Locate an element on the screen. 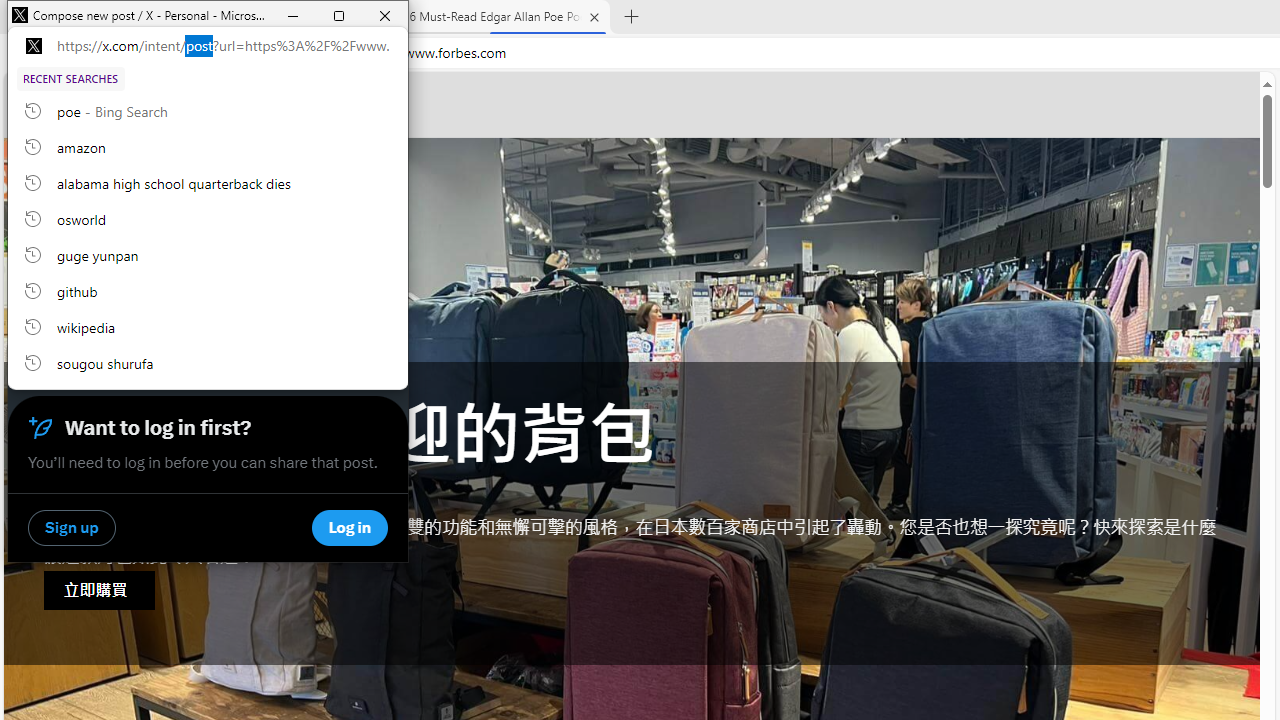 Image resolution: width=1280 pixels, height=720 pixels. 'wikipedia, recent searches from history' is located at coordinates (208, 325).